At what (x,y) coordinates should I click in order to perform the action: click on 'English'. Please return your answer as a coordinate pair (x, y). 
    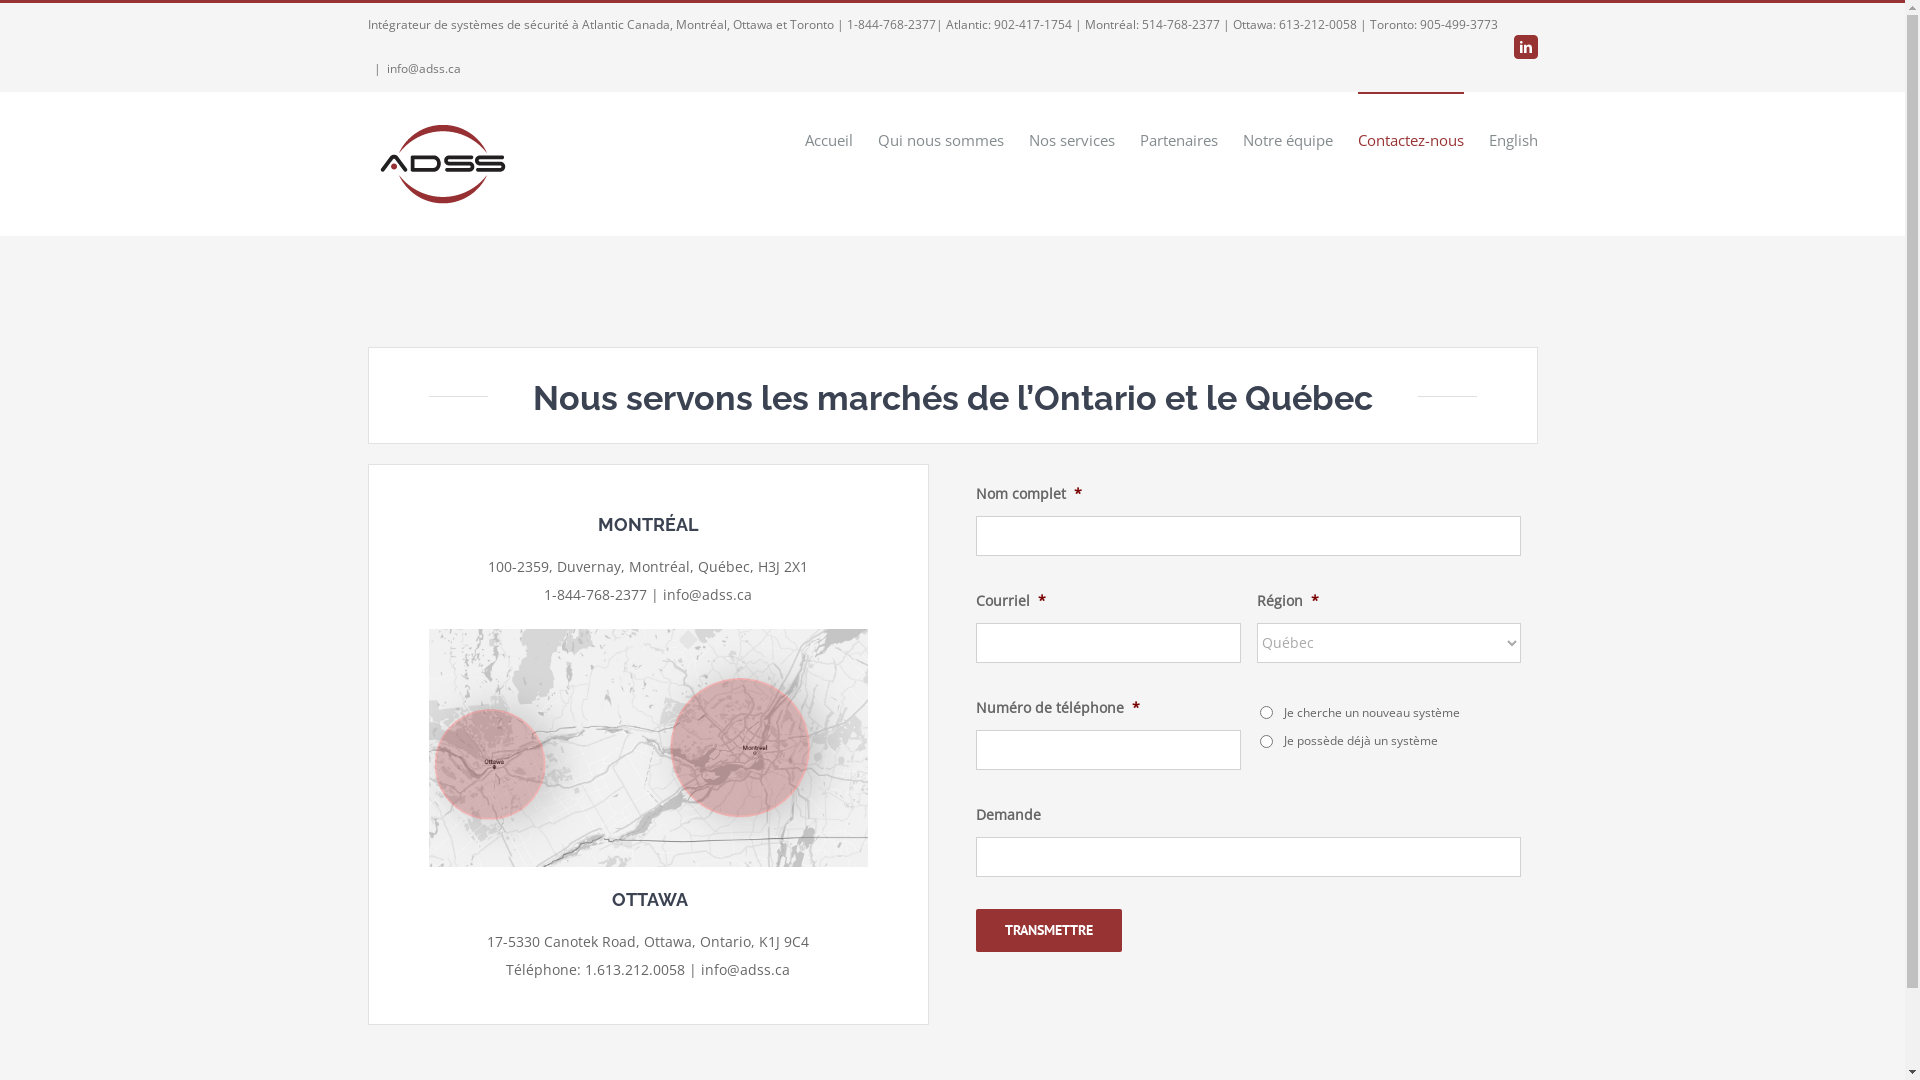
    Looking at the image, I should click on (1512, 138).